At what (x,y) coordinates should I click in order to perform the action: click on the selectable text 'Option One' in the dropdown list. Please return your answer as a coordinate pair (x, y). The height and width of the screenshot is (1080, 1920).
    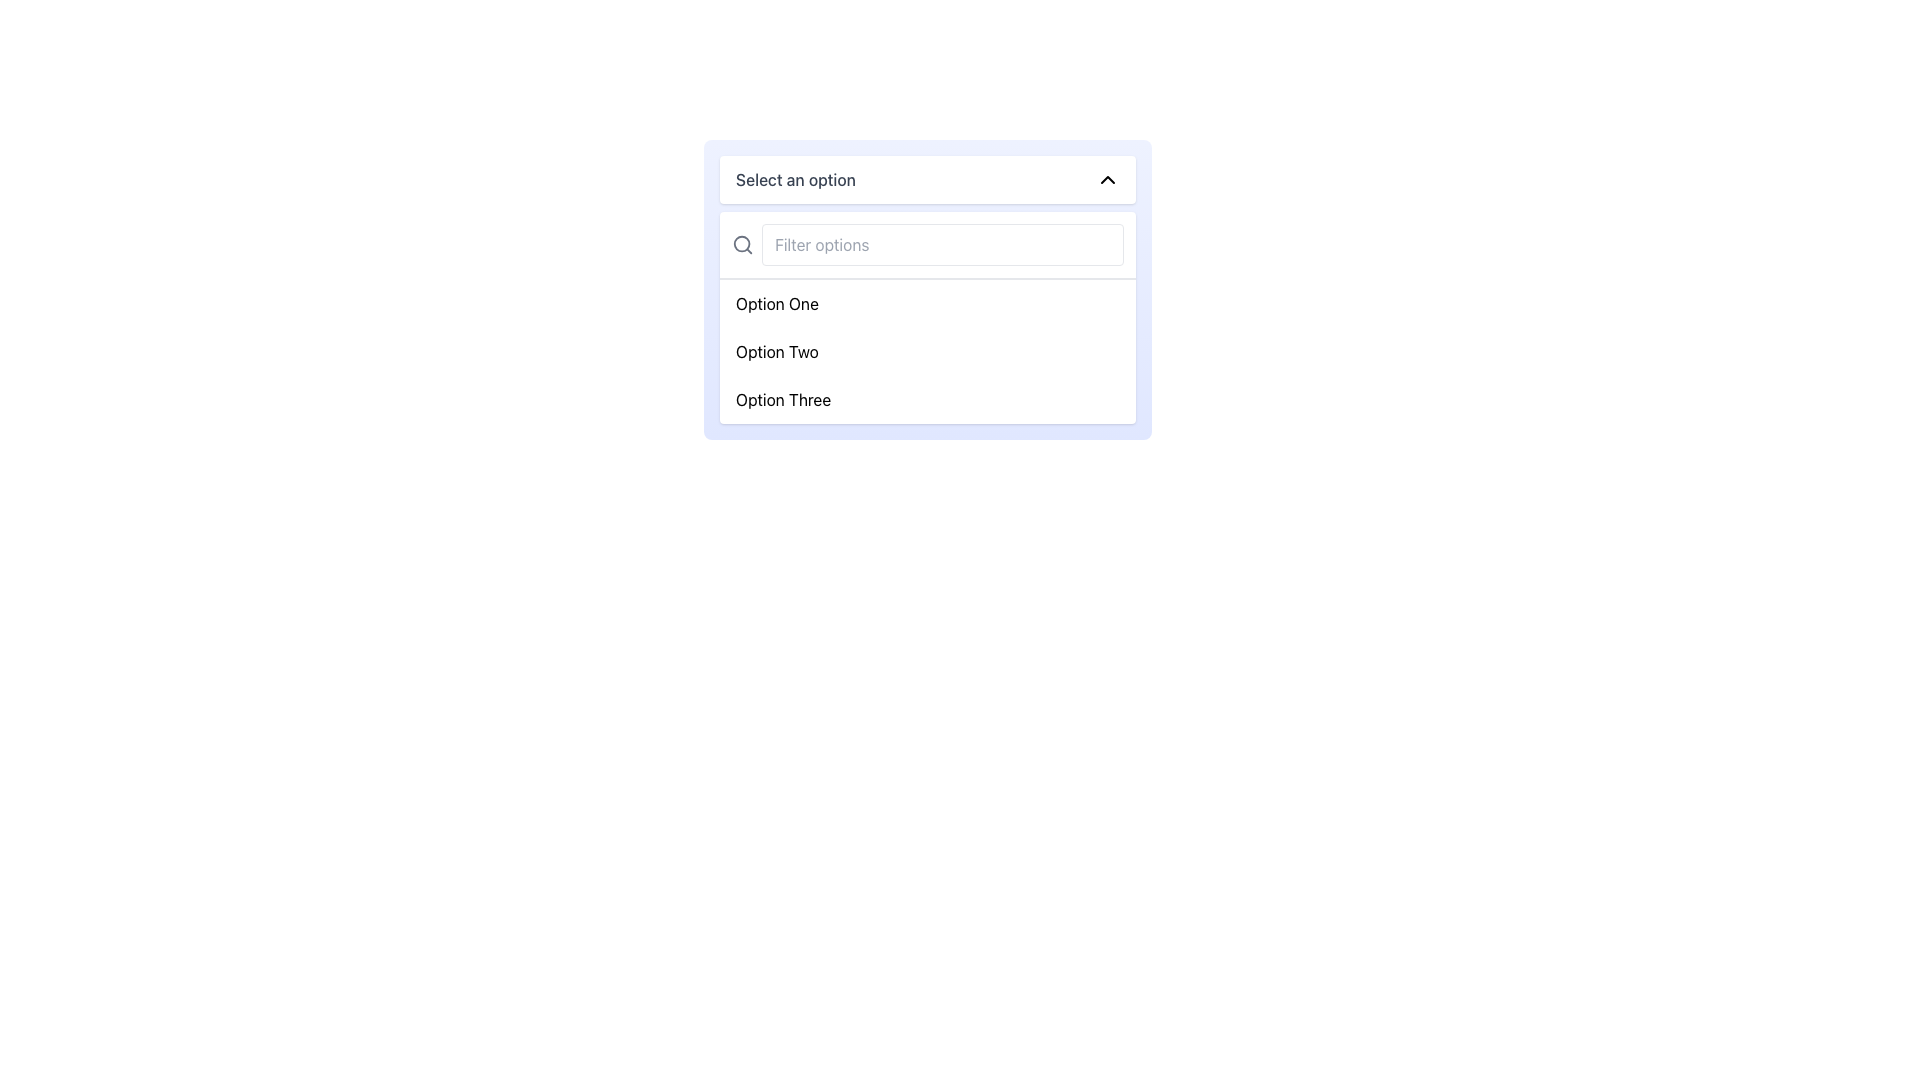
    Looking at the image, I should click on (776, 304).